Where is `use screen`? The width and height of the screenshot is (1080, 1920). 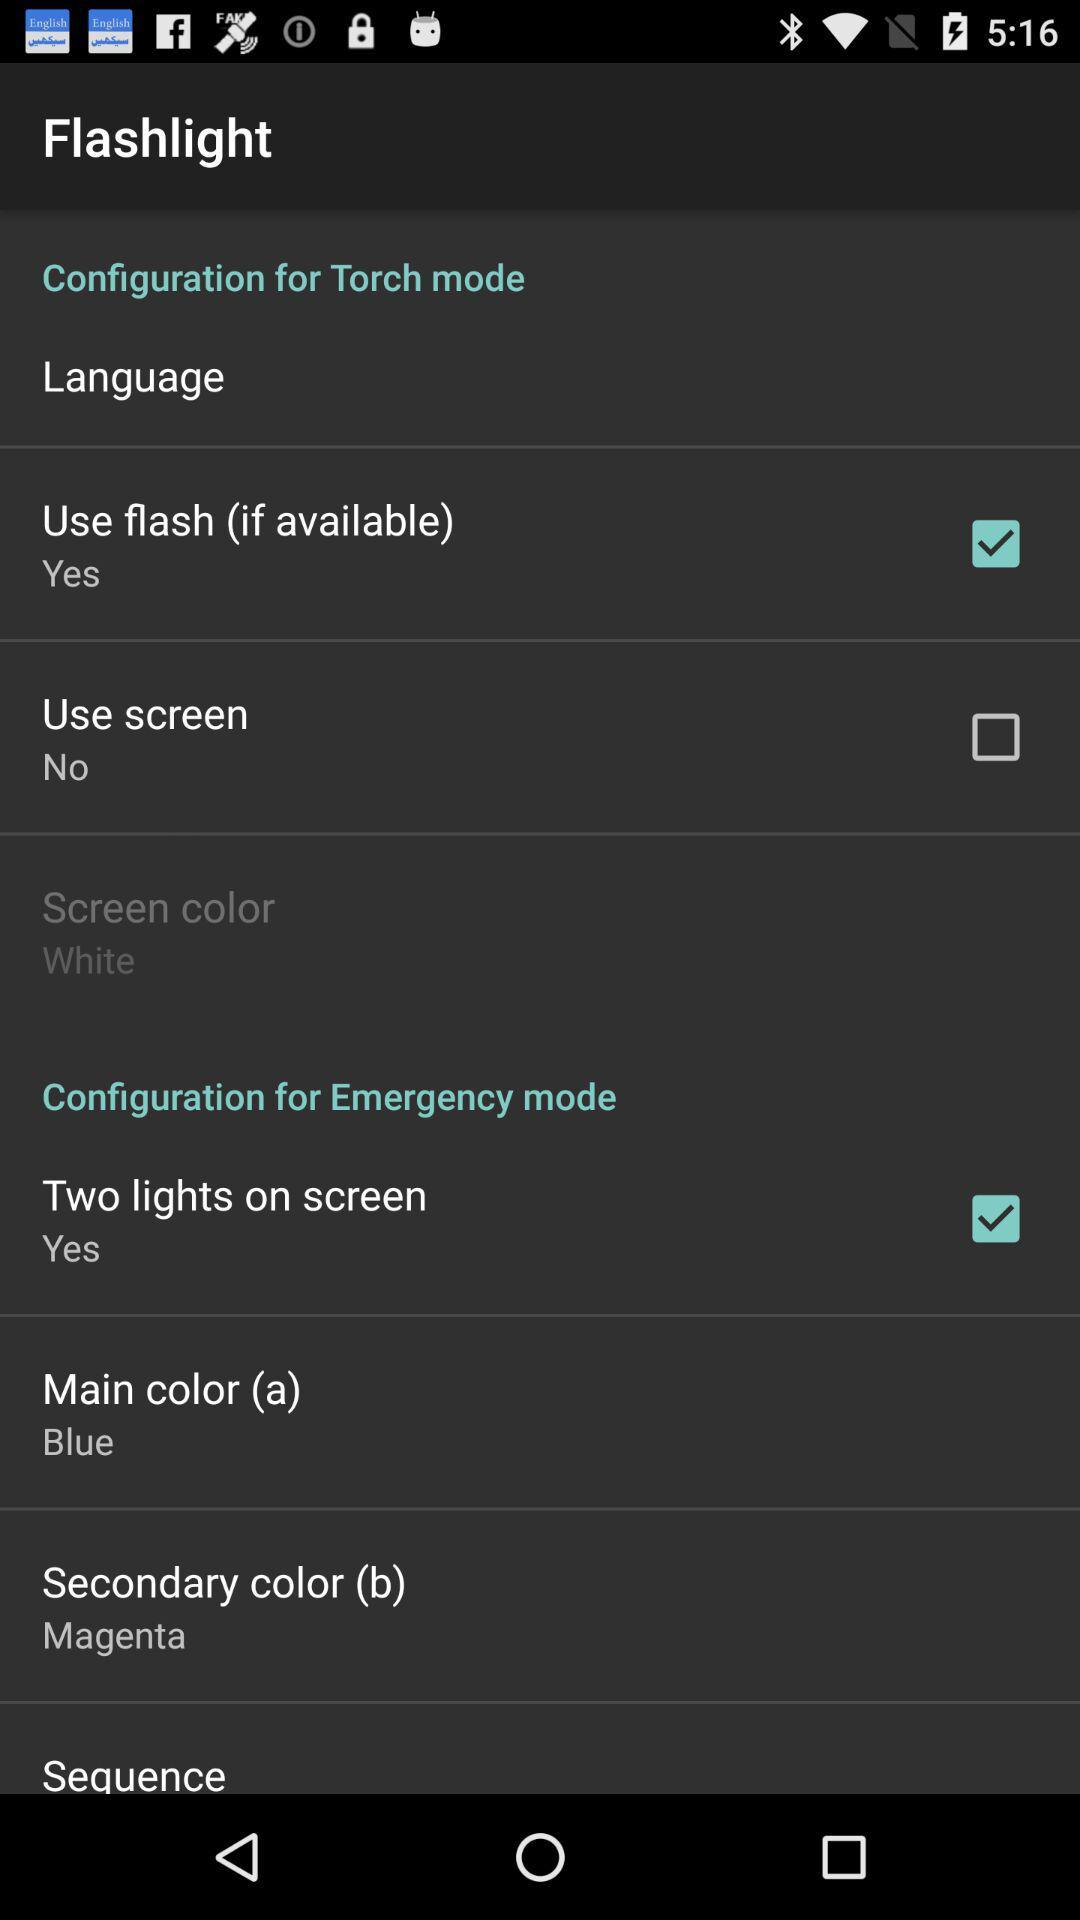
use screen is located at coordinates (144, 712).